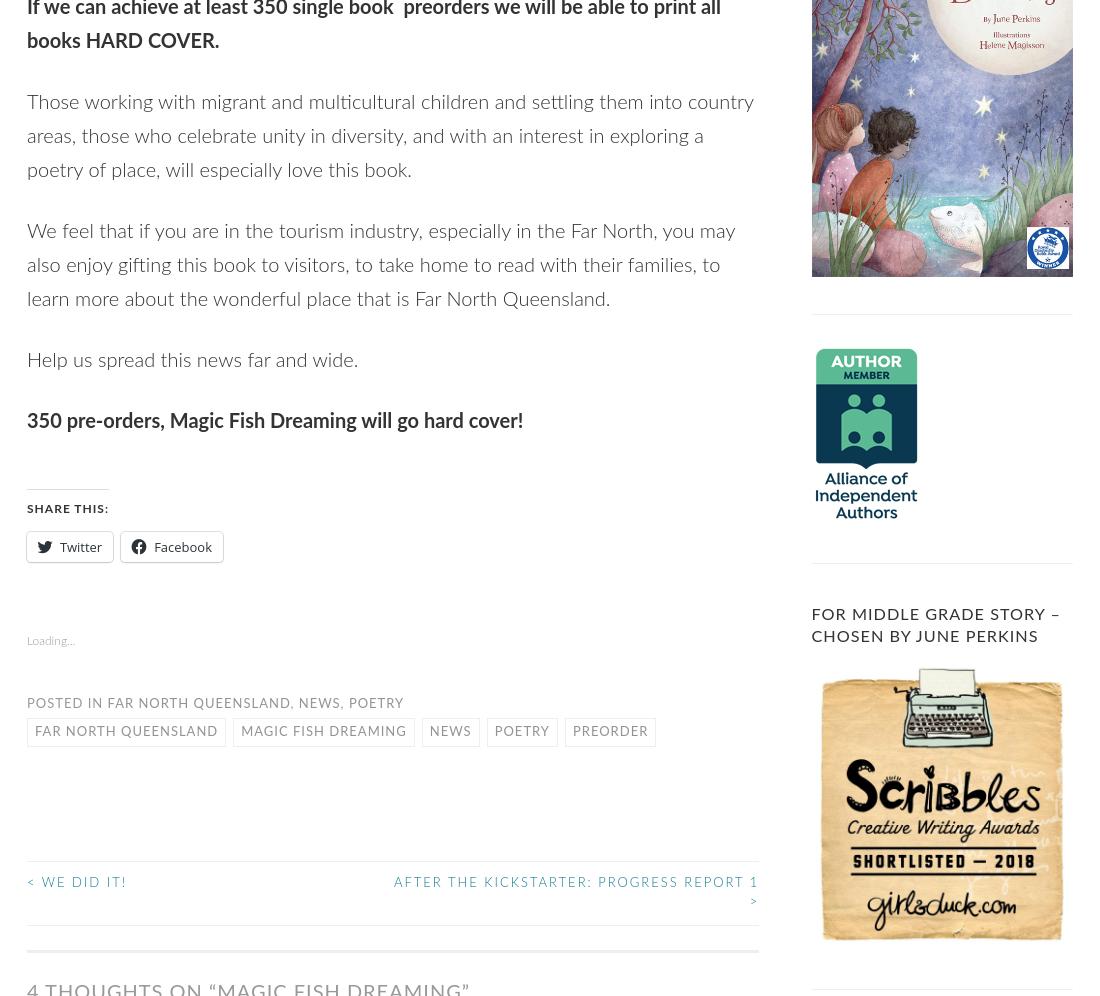 This screenshot has width=1100, height=996. Describe the element at coordinates (571, 730) in the screenshot. I see `'Preorder'` at that location.